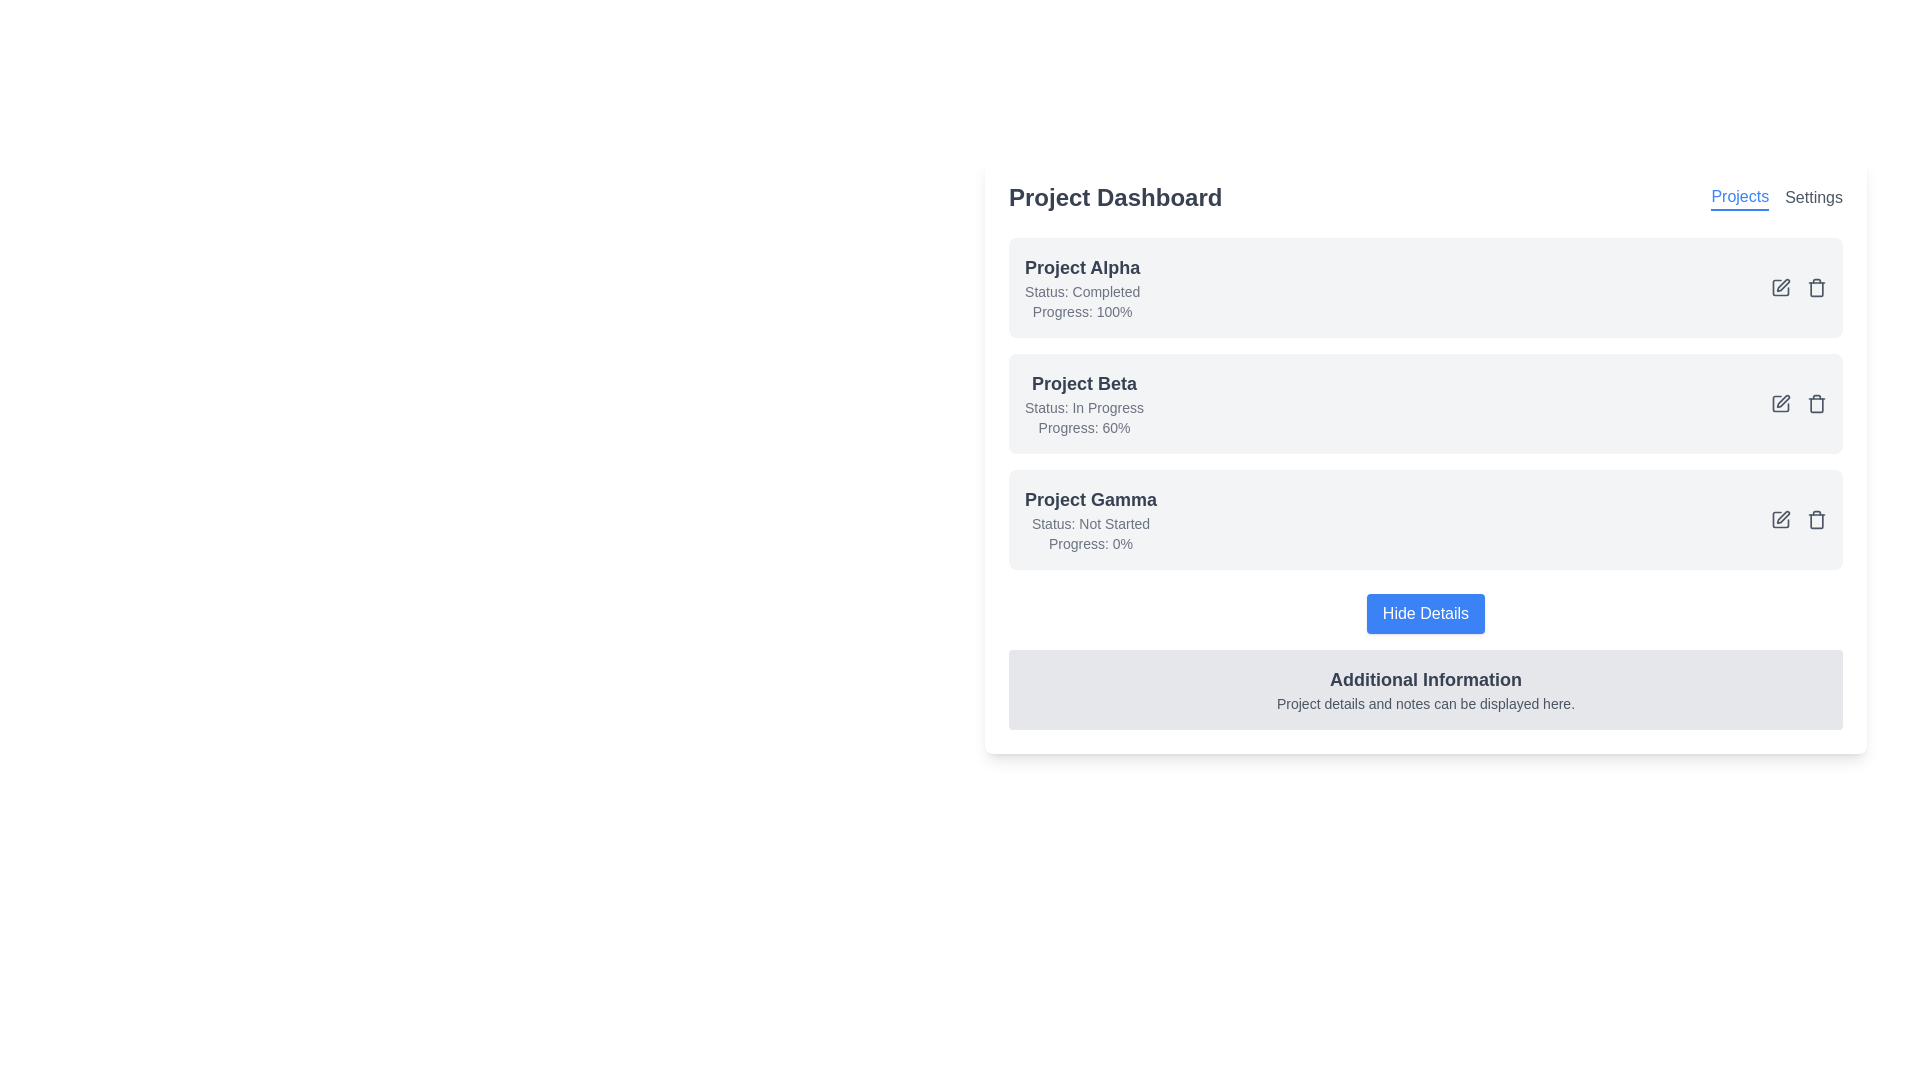 This screenshot has height=1080, width=1920. What do you see at coordinates (1424, 612) in the screenshot?
I see `the toggle button located at the bottom of the project list section` at bounding box center [1424, 612].